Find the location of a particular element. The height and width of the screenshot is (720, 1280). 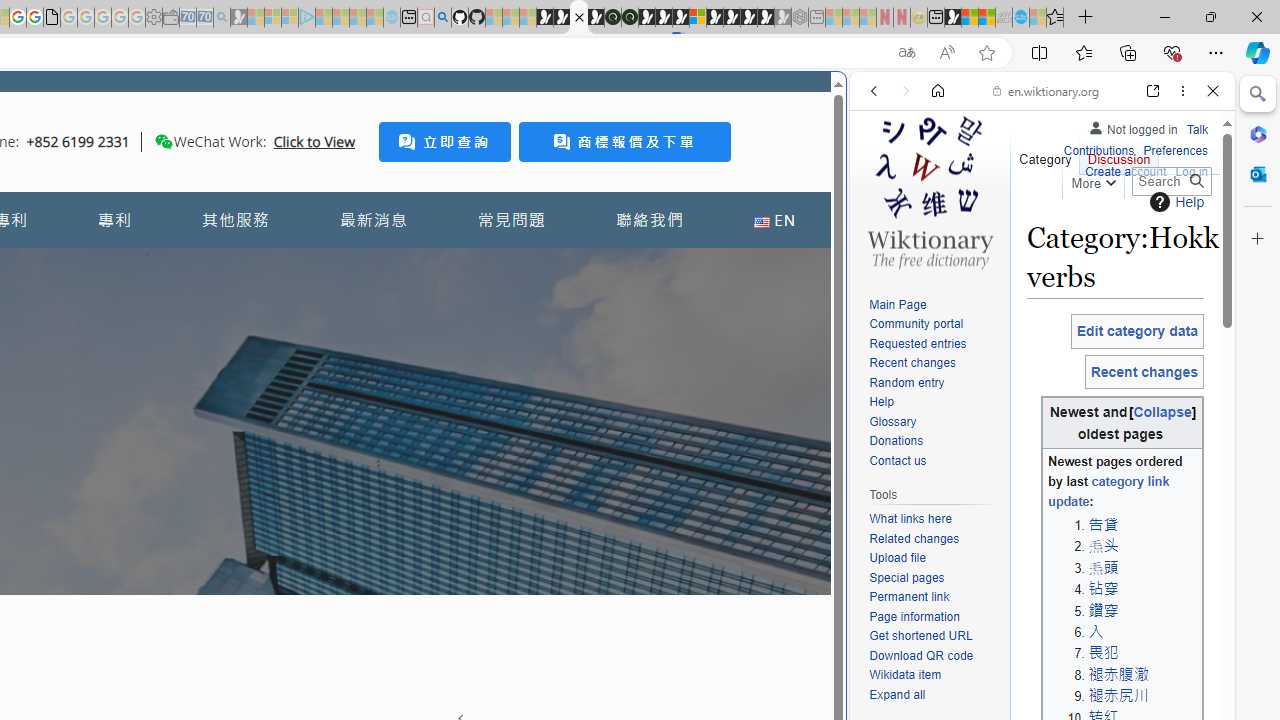

'Donations' is located at coordinates (895, 440).